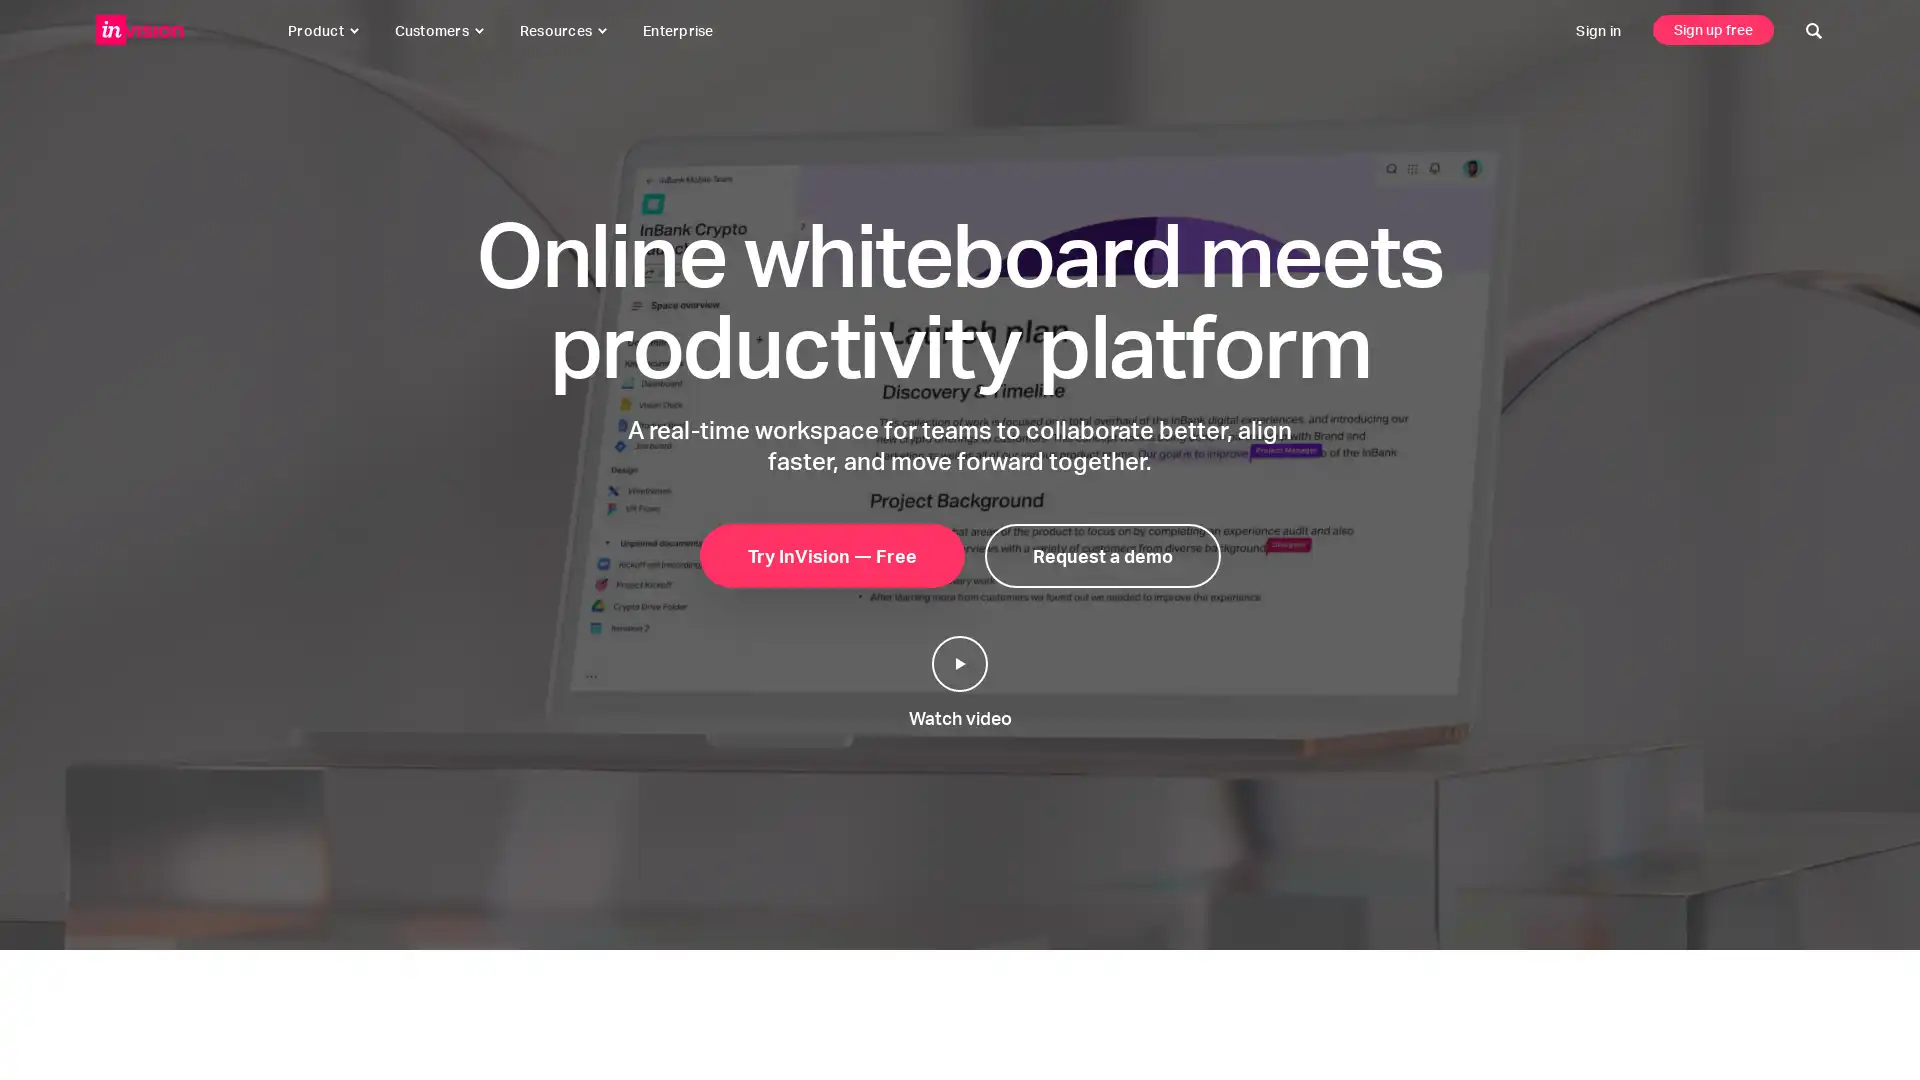 Image resolution: width=1920 pixels, height=1080 pixels. Describe the element at coordinates (960, 663) in the screenshot. I see `play` at that location.